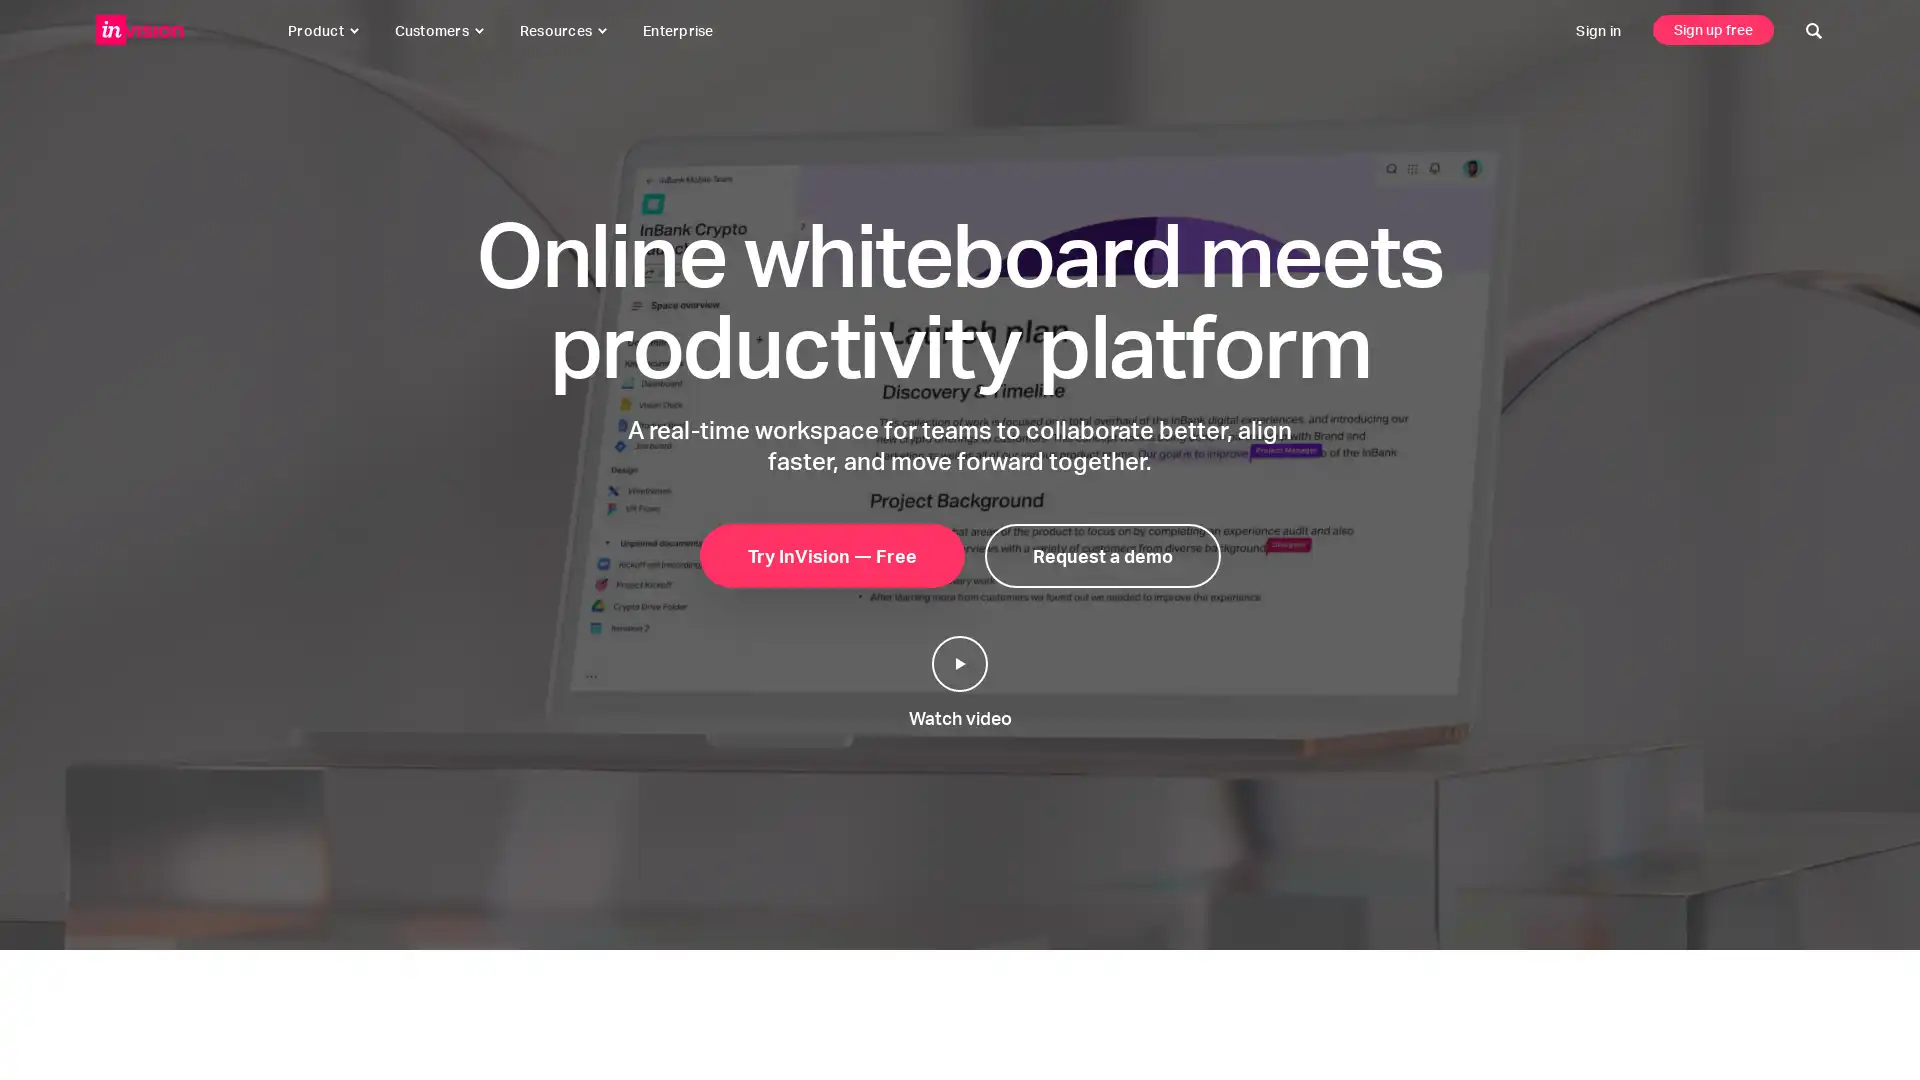 Image resolution: width=1920 pixels, height=1080 pixels. Describe the element at coordinates (960, 663) in the screenshot. I see `play` at that location.